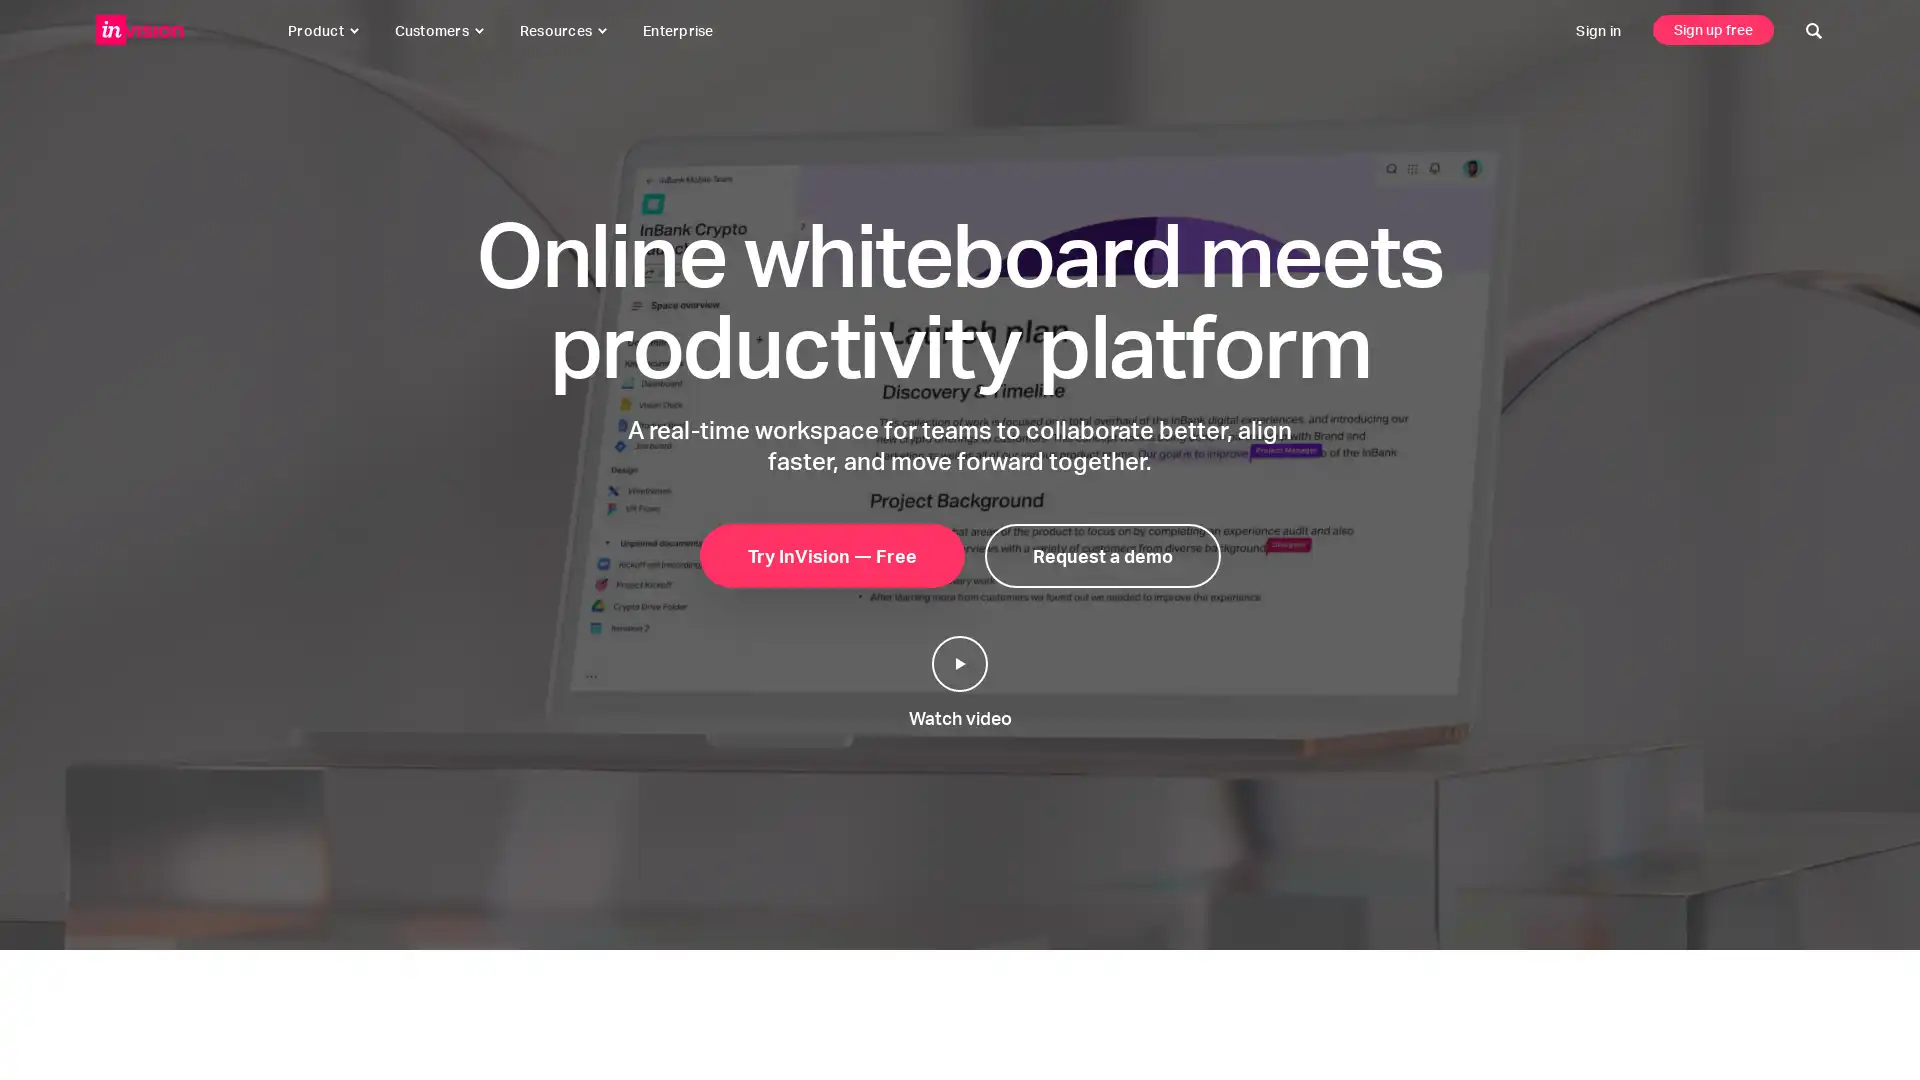 Image resolution: width=1920 pixels, height=1080 pixels. Describe the element at coordinates (960, 663) in the screenshot. I see `play` at that location.